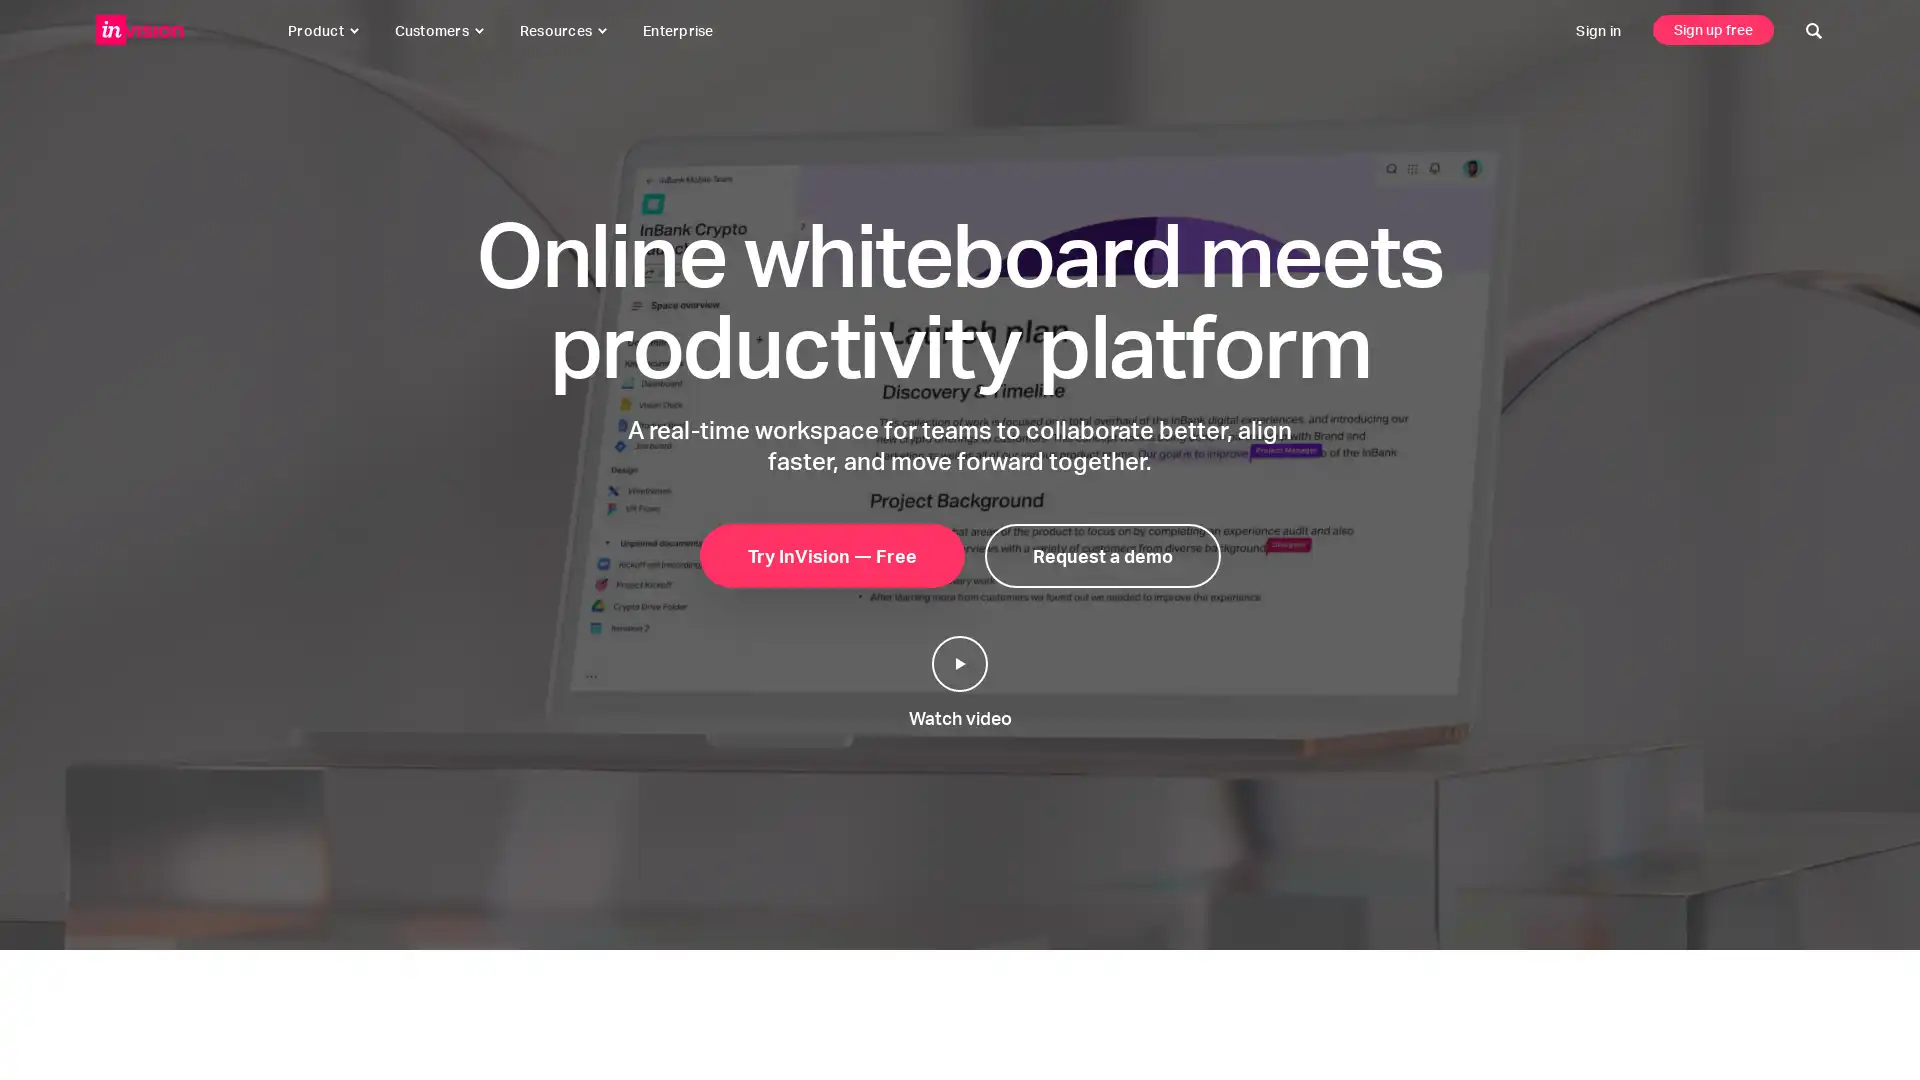 Image resolution: width=1920 pixels, height=1080 pixels. Describe the element at coordinates (960, 663) in the screenshot. I see `play` at that location.